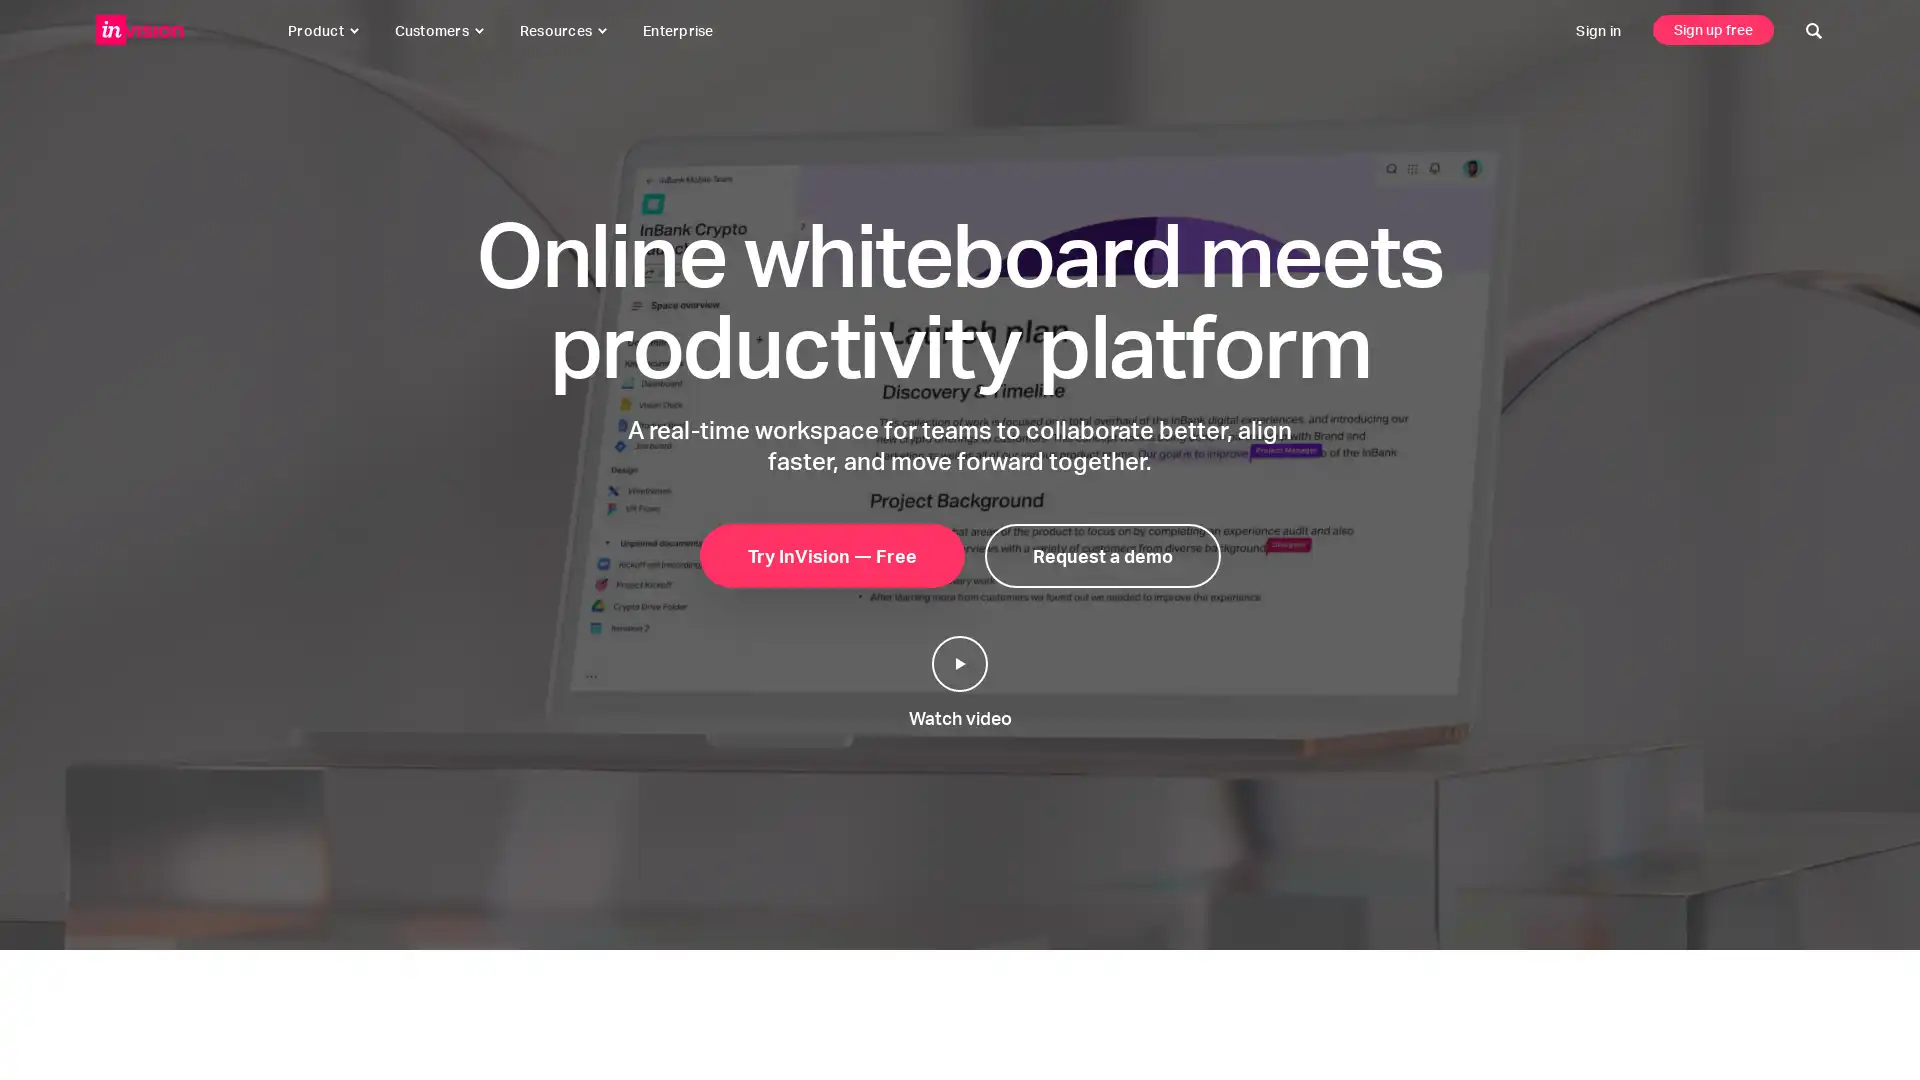 Image resolution: width=1920 pixels, height=1080 pixels. Describe the element at coordinates (960, 663) in the screenshot. I see `play` at that location.